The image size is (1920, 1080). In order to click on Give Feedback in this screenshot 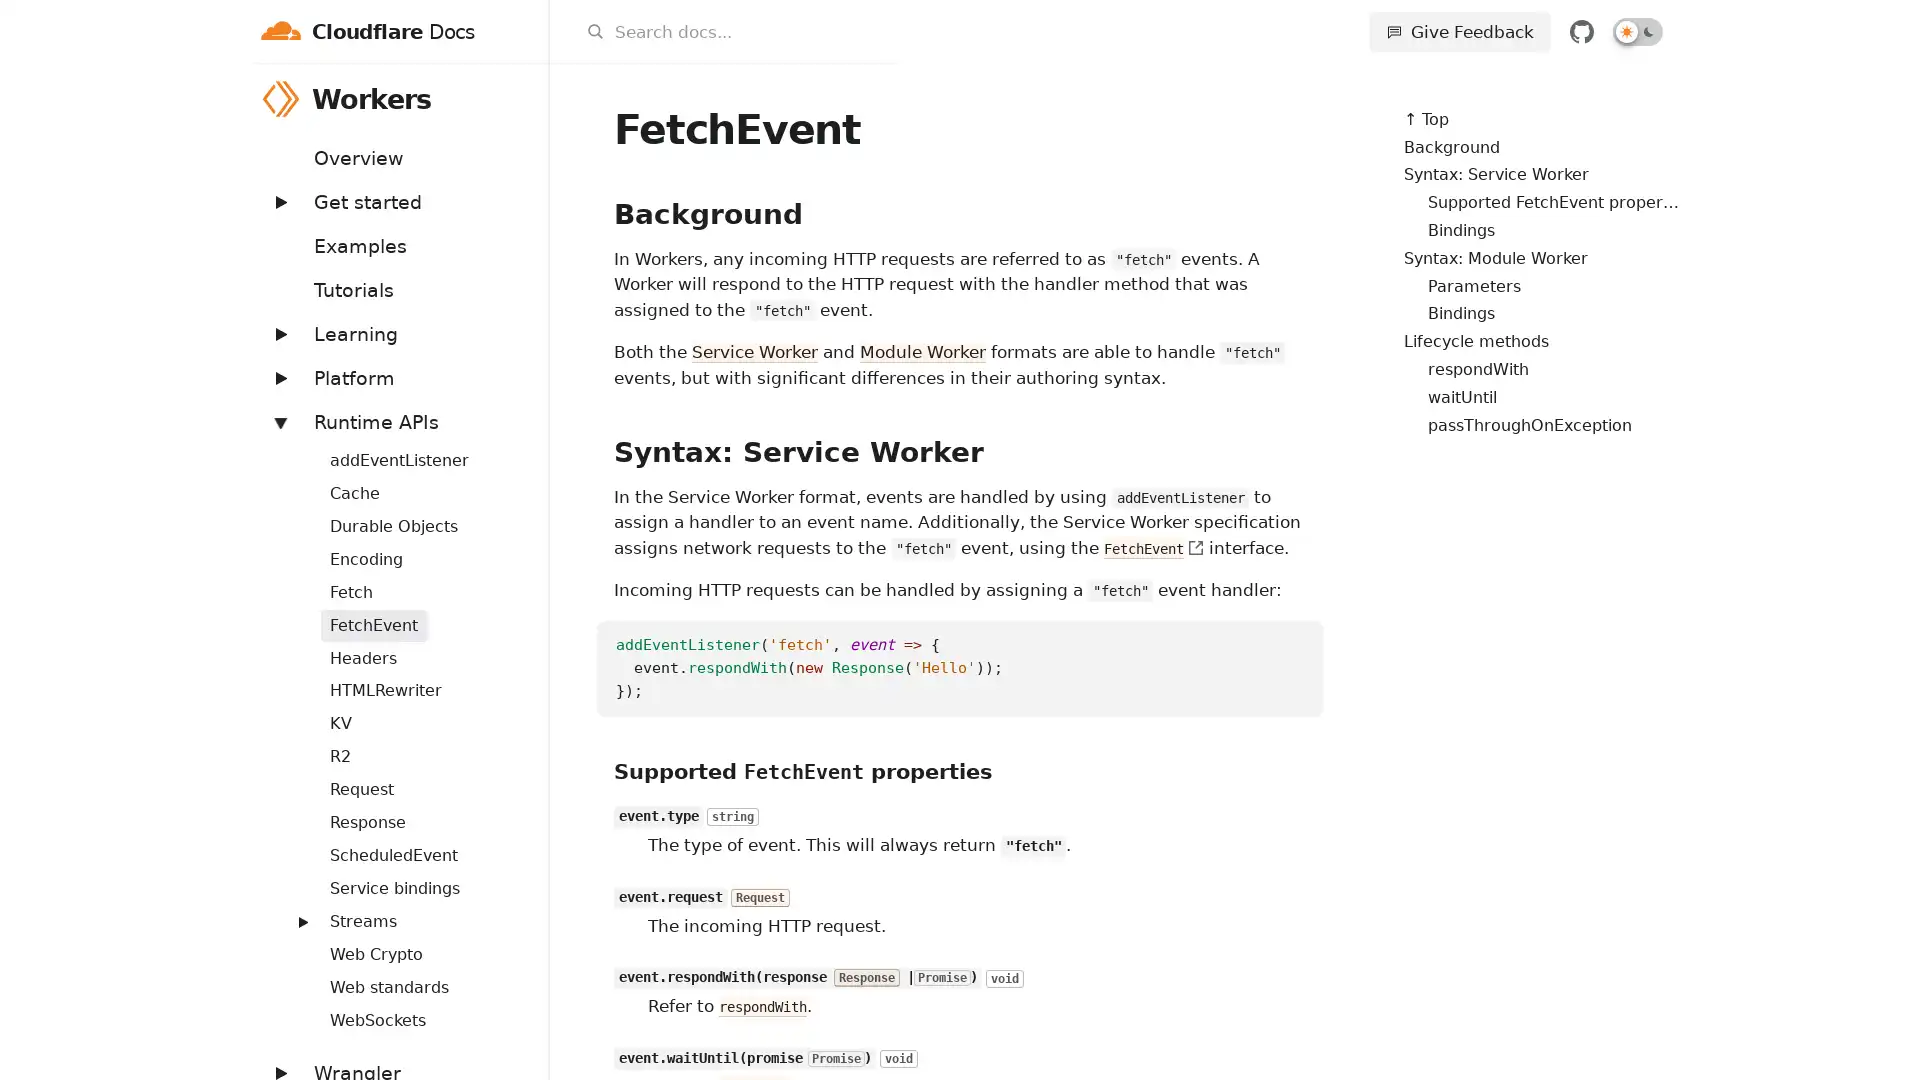, I will do `click(1459, 31)`.